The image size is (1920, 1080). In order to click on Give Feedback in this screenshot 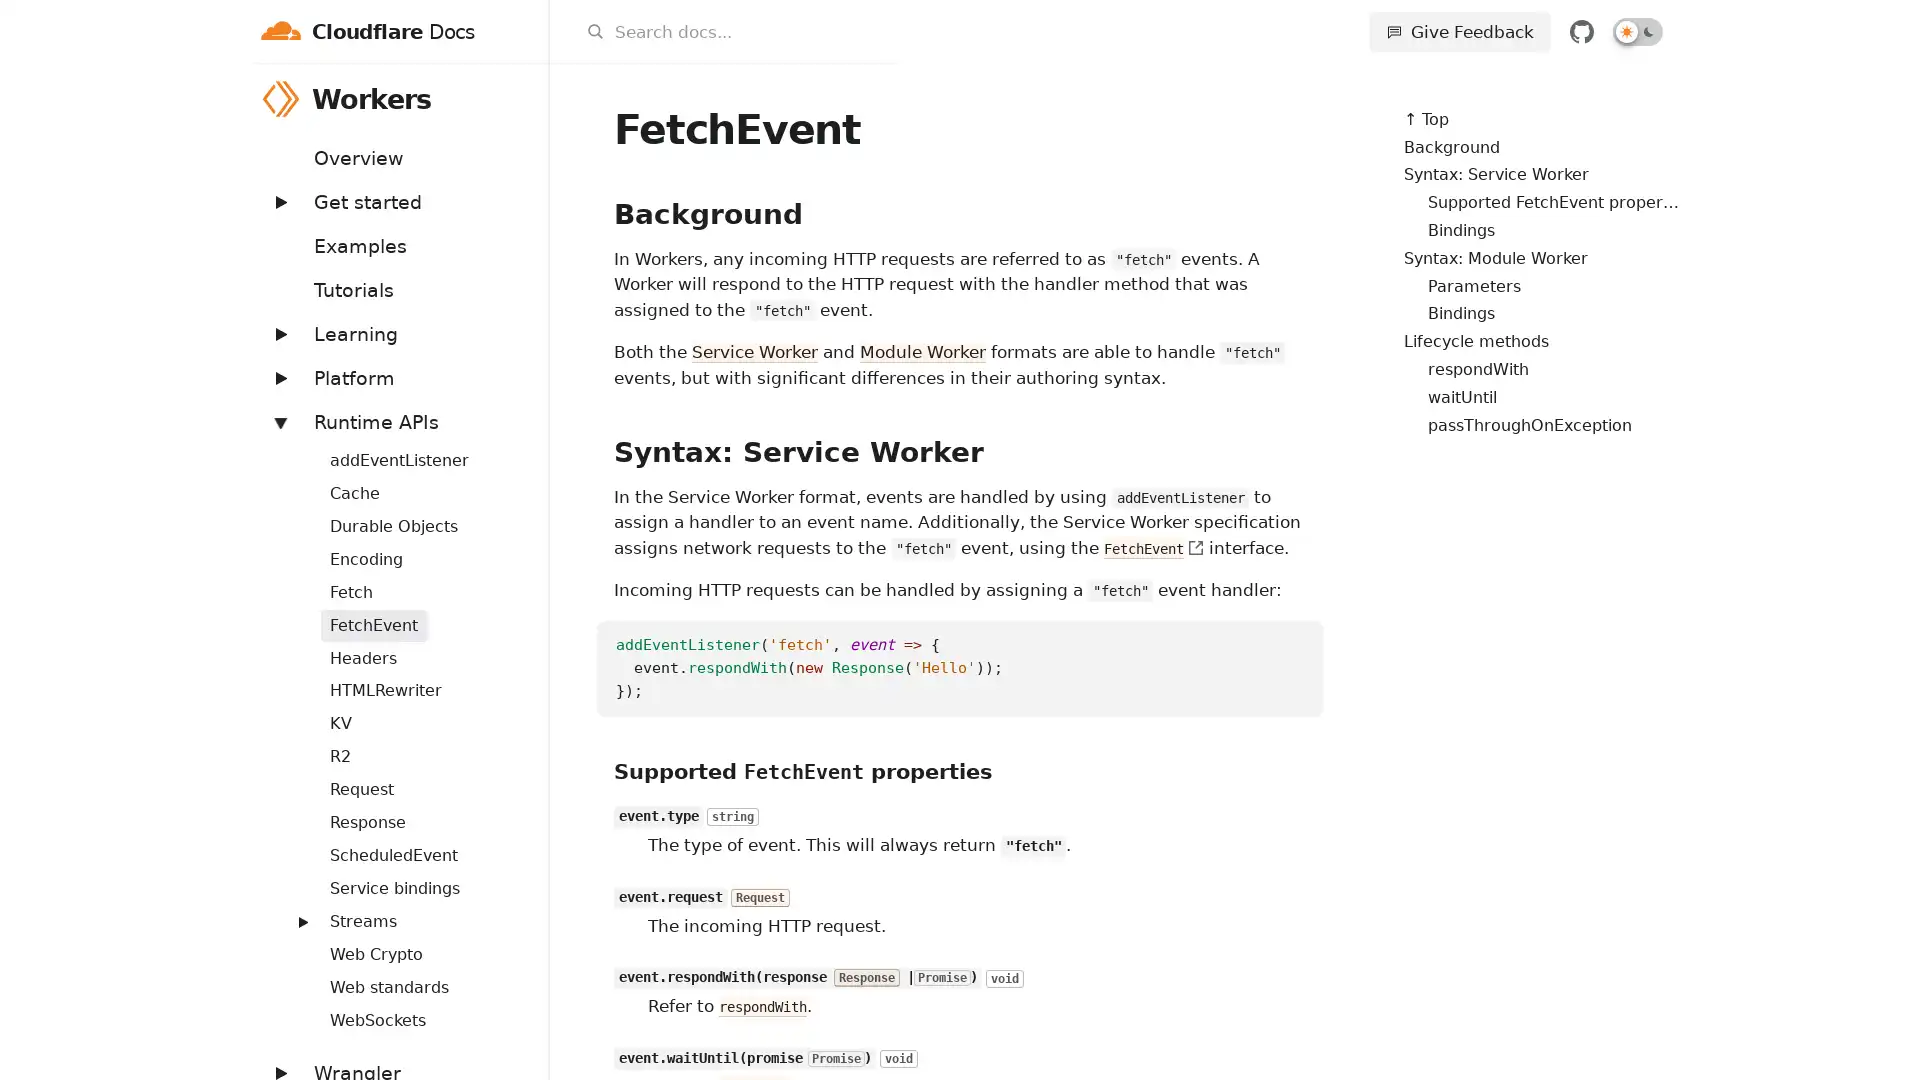, I will do `click(1459, 31)`.